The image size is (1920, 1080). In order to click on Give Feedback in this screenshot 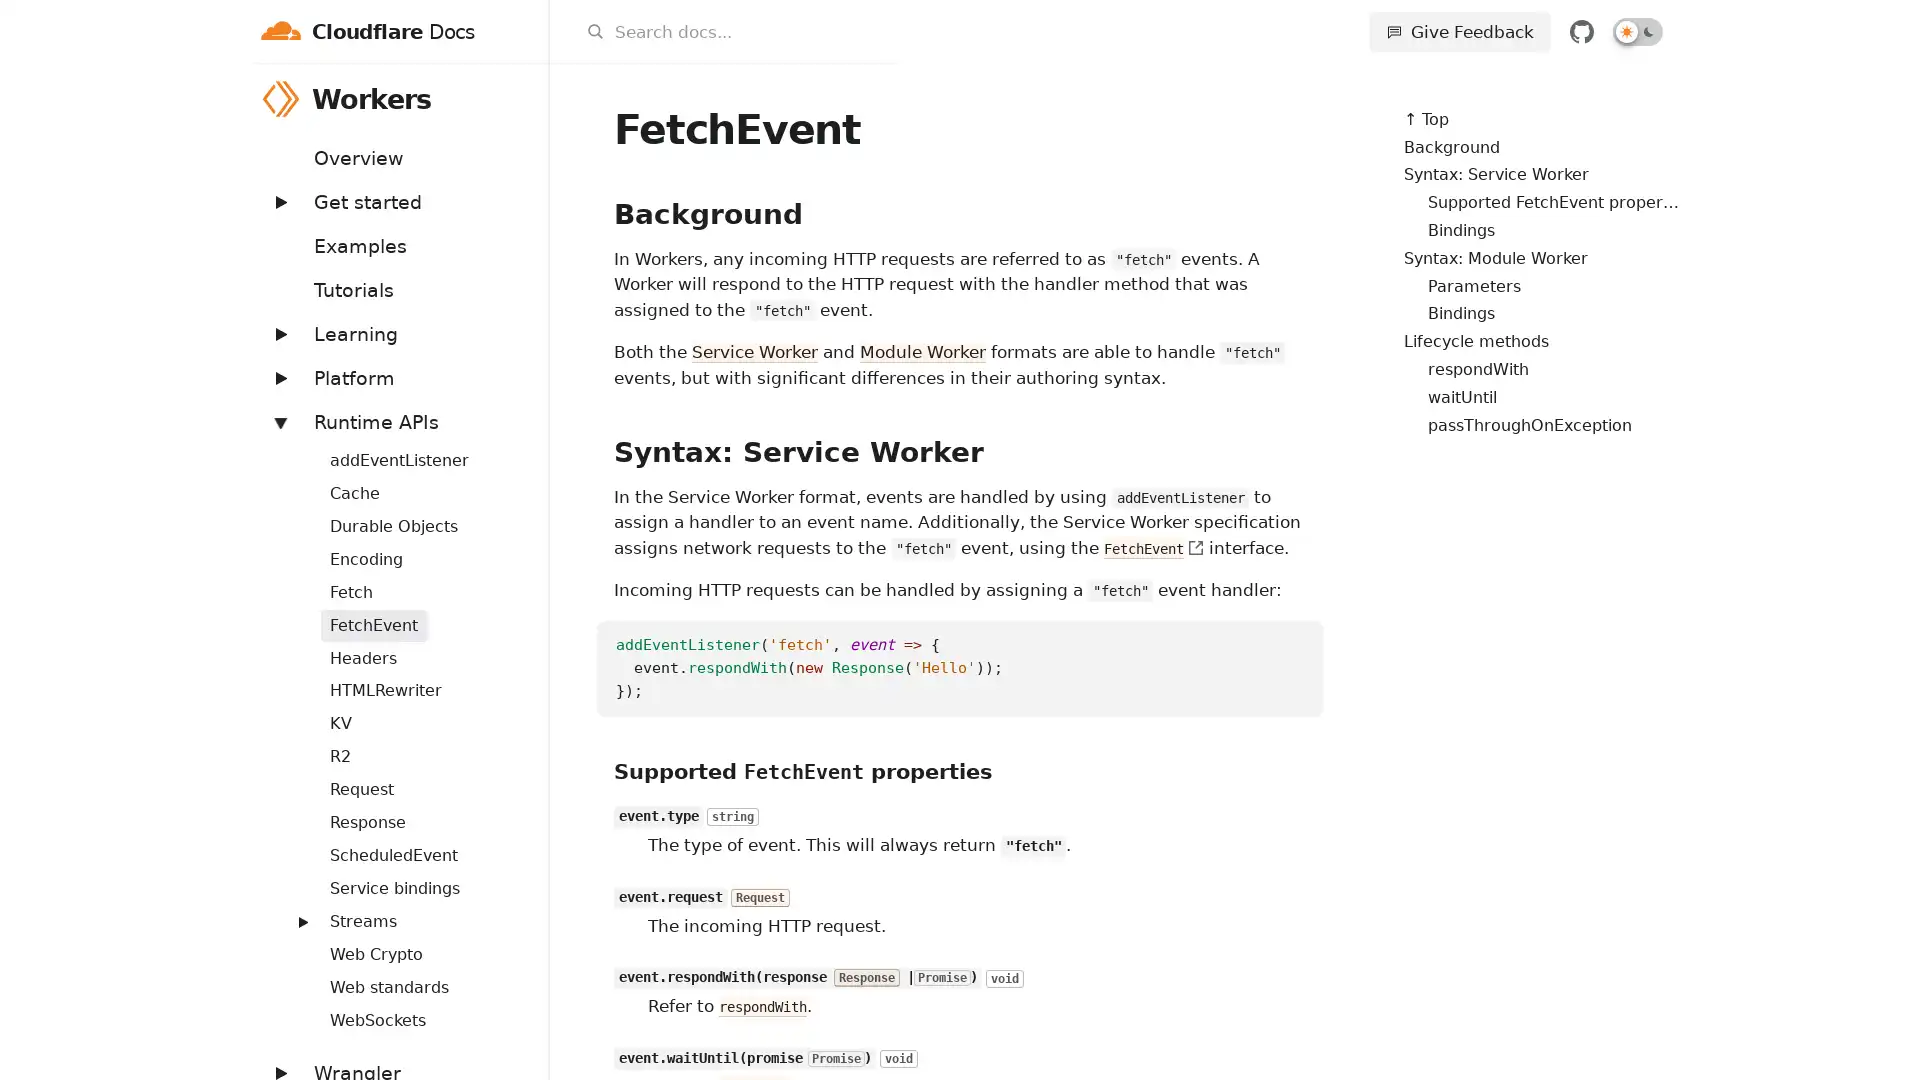, I will do `click(1459, 31)`.